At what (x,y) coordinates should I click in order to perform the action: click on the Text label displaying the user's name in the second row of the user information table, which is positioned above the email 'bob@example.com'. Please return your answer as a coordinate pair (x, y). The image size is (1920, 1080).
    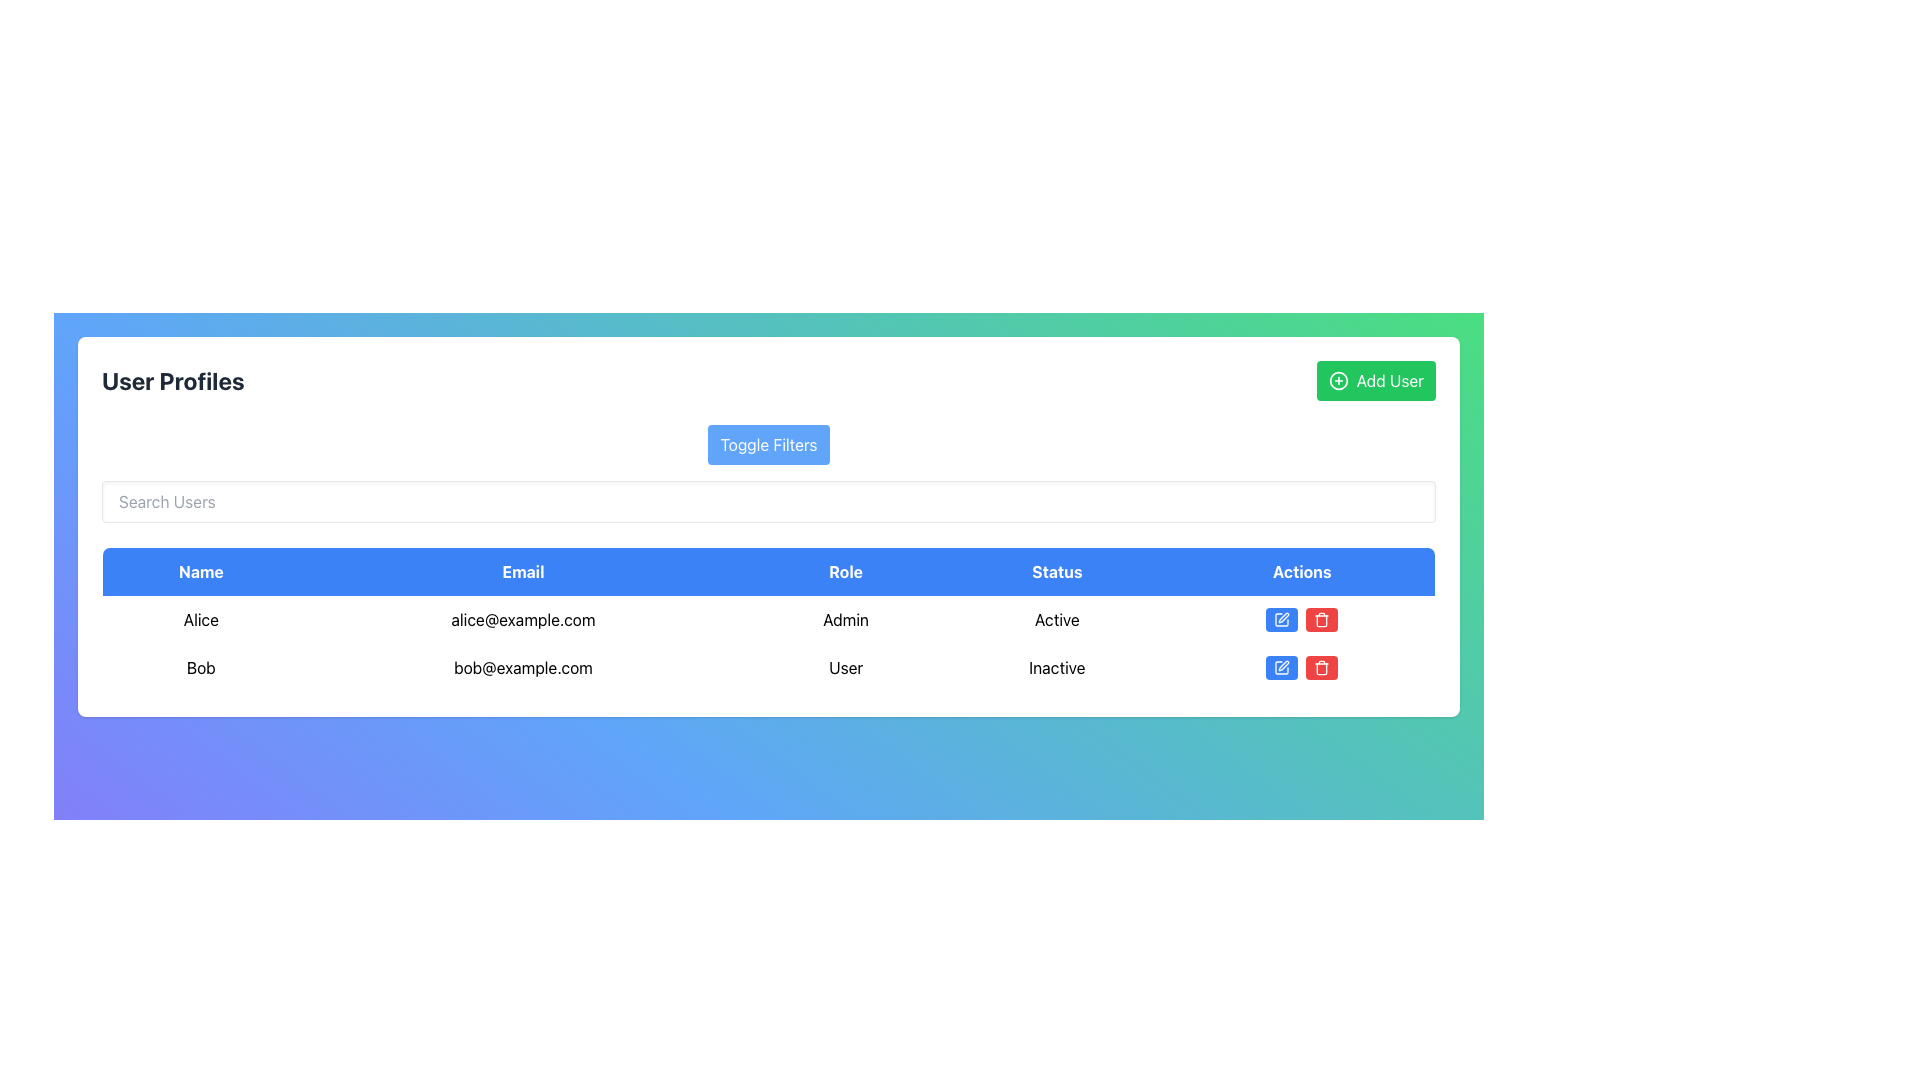
    Looking at the image, I should click on (201, 668).